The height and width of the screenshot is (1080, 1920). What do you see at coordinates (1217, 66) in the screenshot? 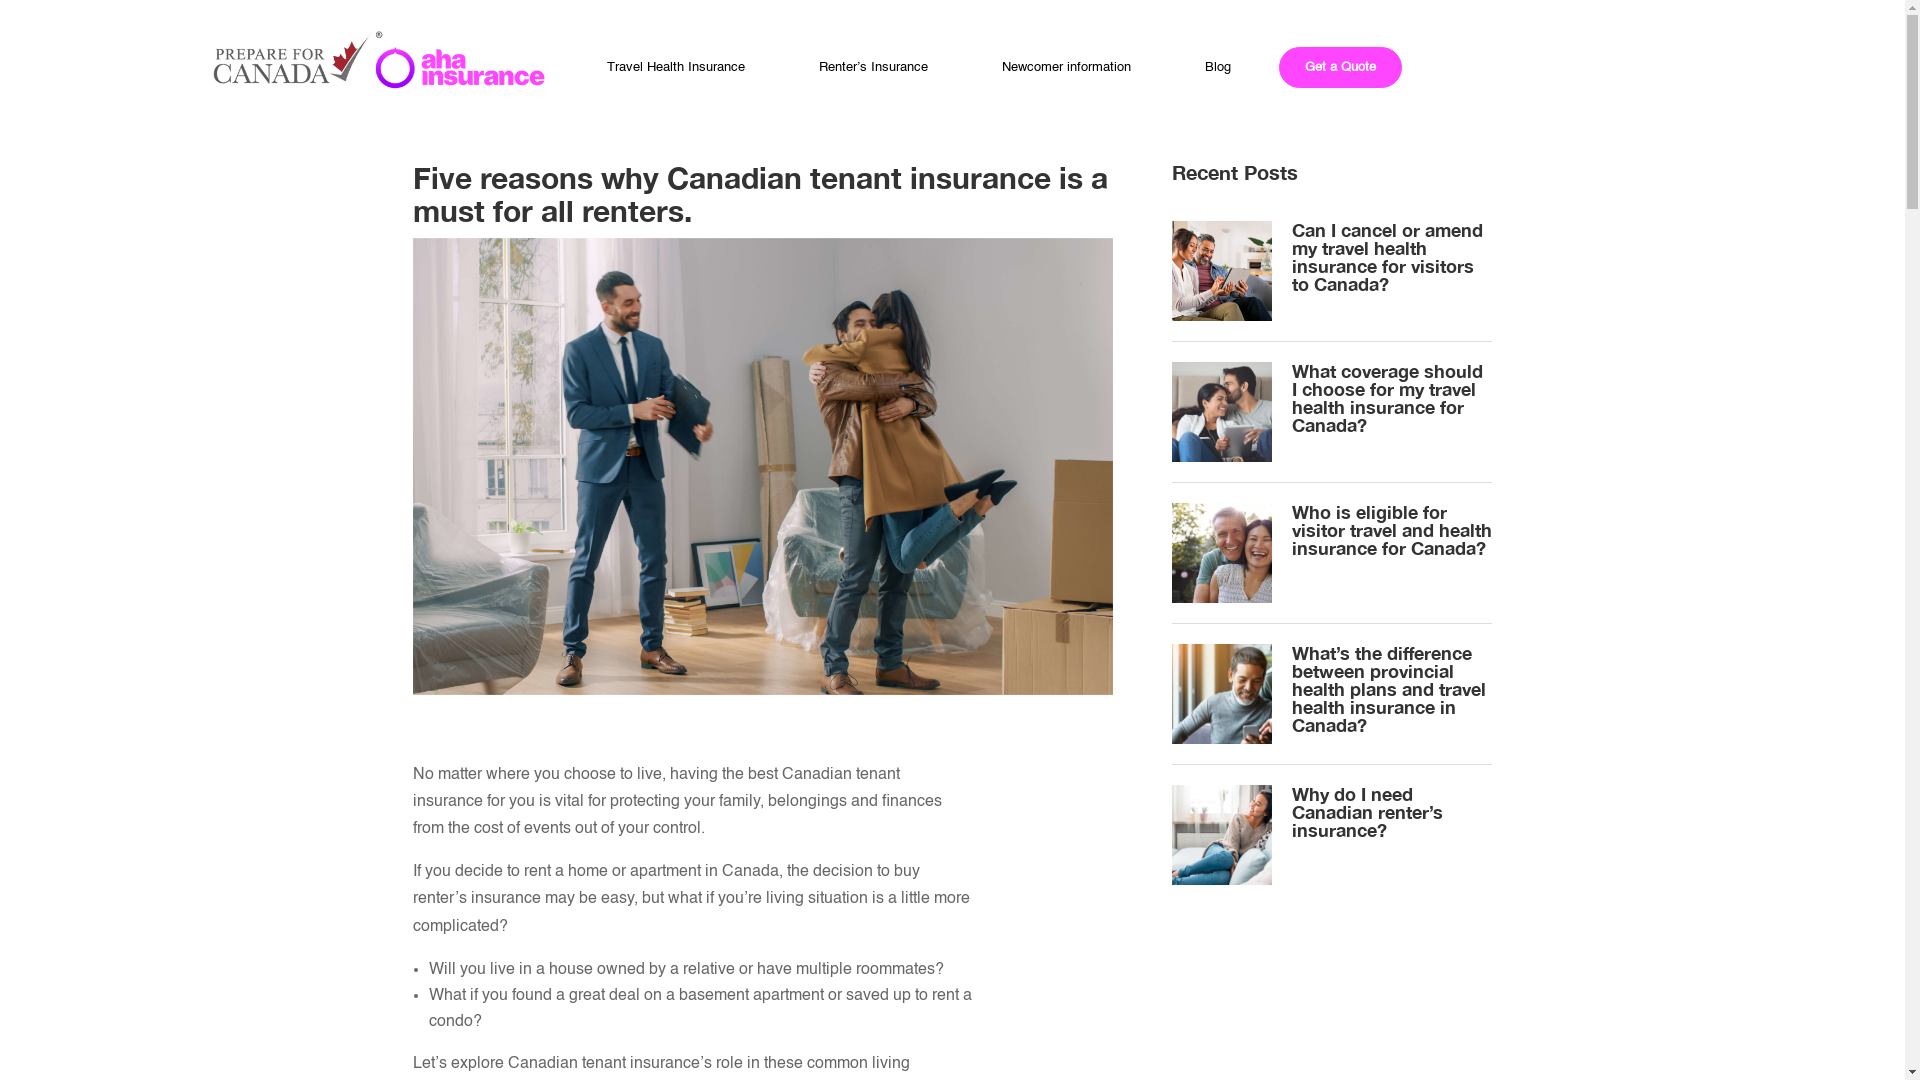
I see `'Blog'` at bounding box center [1217, 66].